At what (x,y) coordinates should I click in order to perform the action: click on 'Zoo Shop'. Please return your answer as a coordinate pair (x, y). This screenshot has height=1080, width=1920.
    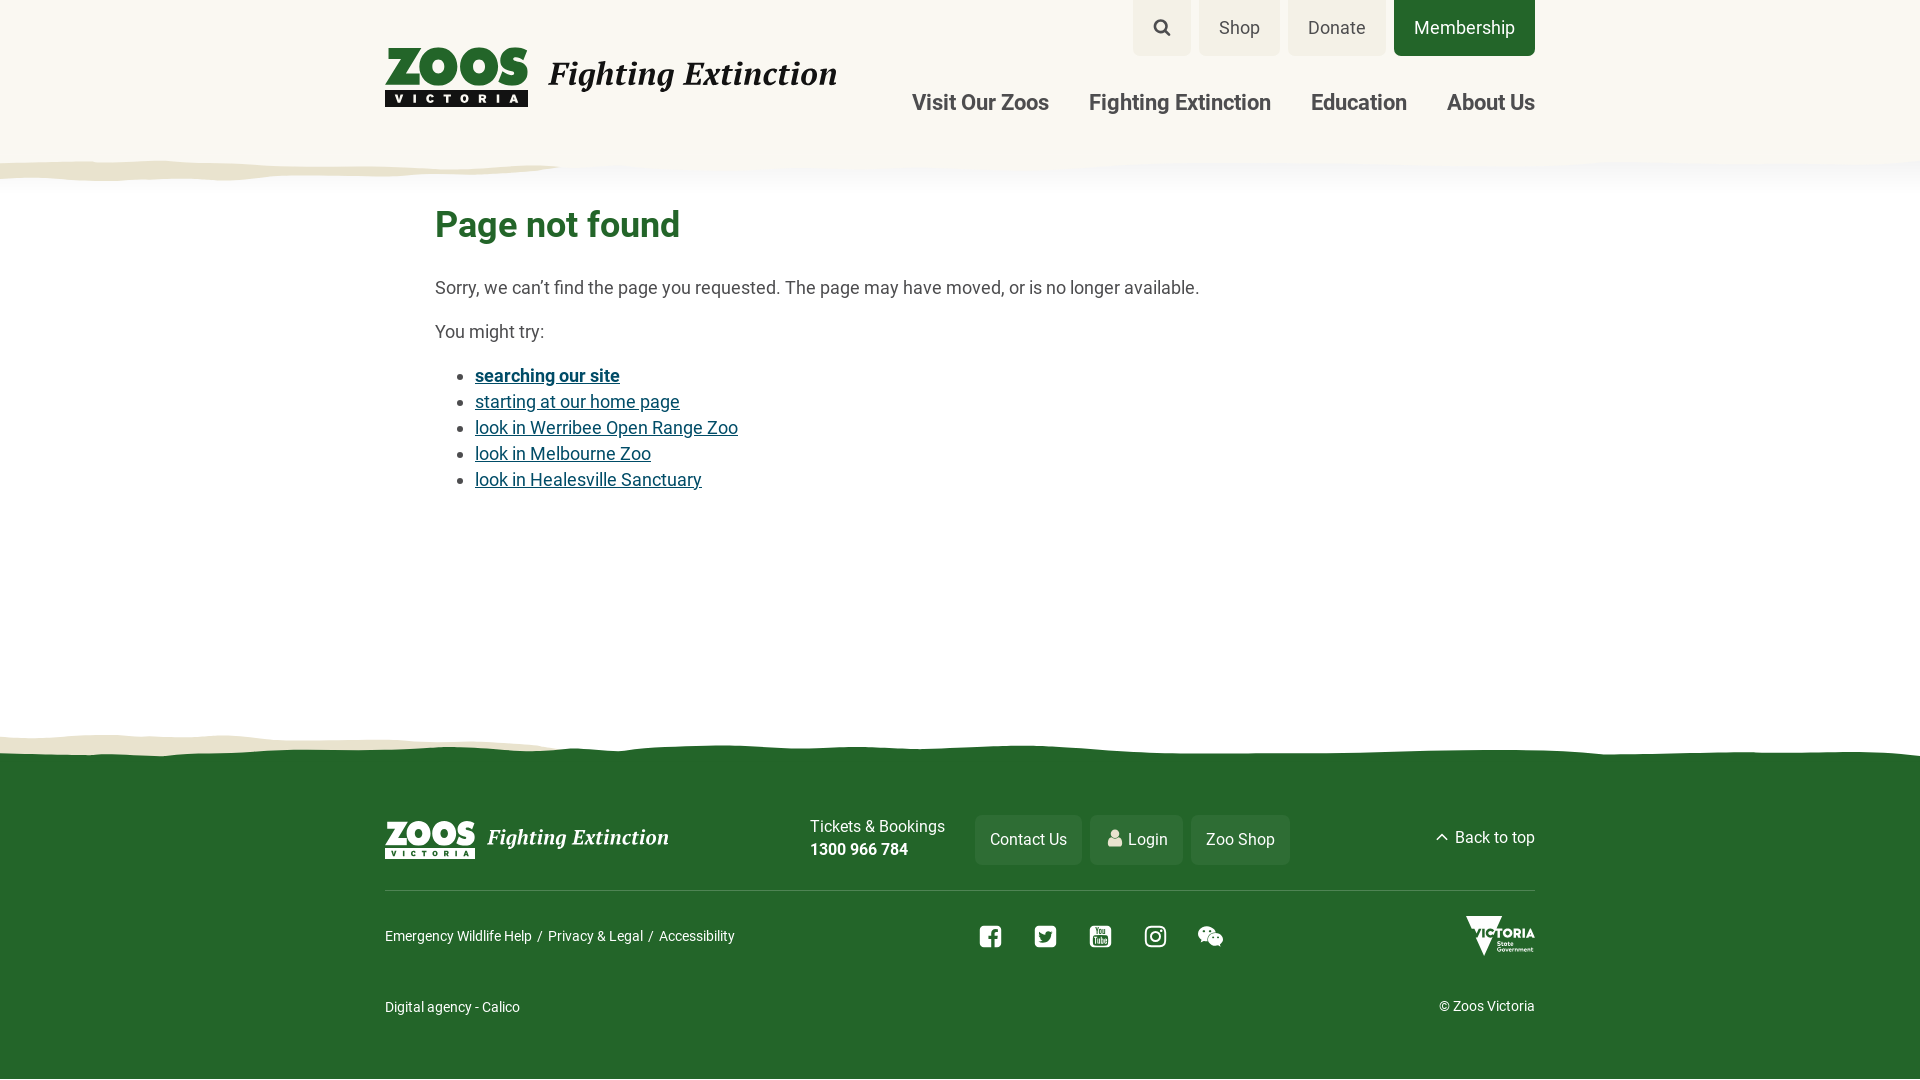
    Looking at the image, I should click on (1239, 840).